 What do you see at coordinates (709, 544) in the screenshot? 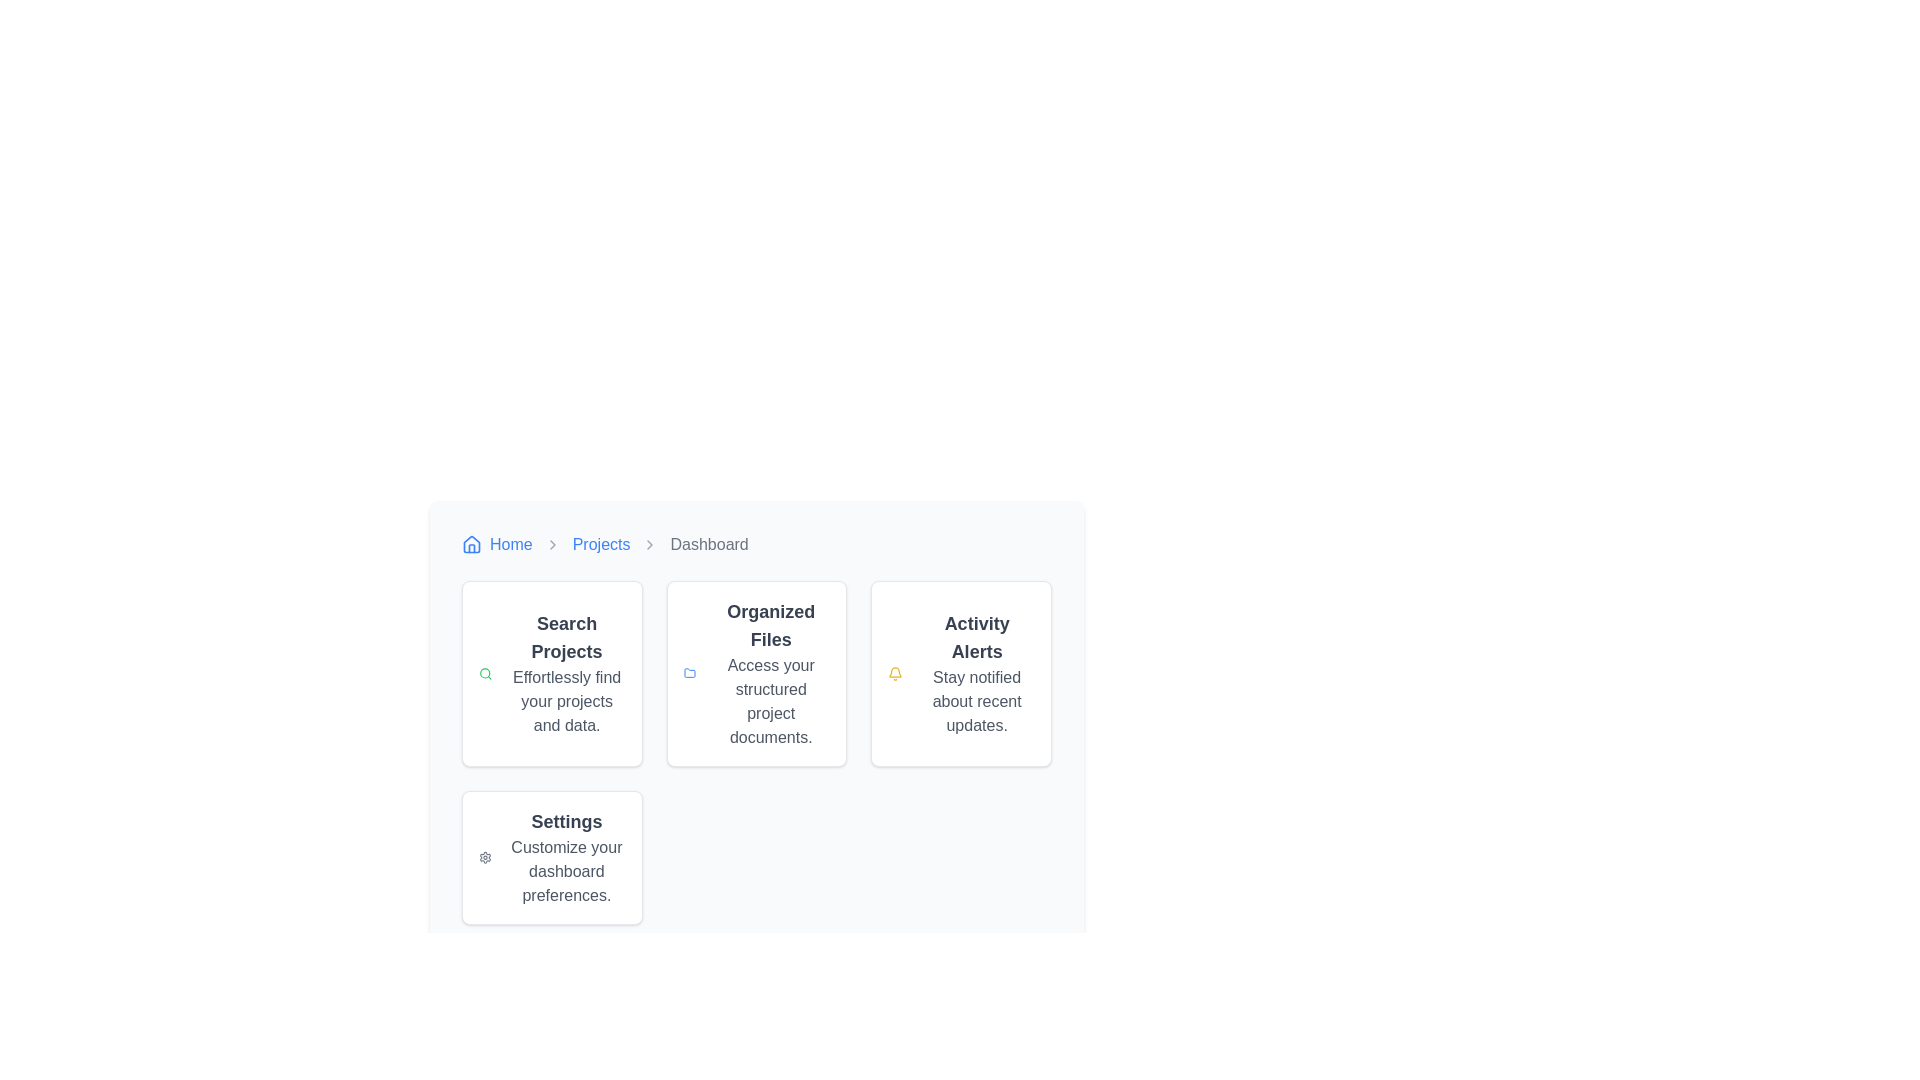
I see `the descriptive label or breadcrumb item located on the right side of the navigation bar, which indicates the current section or page in the navigation flow` at bounding box center [709, 544].